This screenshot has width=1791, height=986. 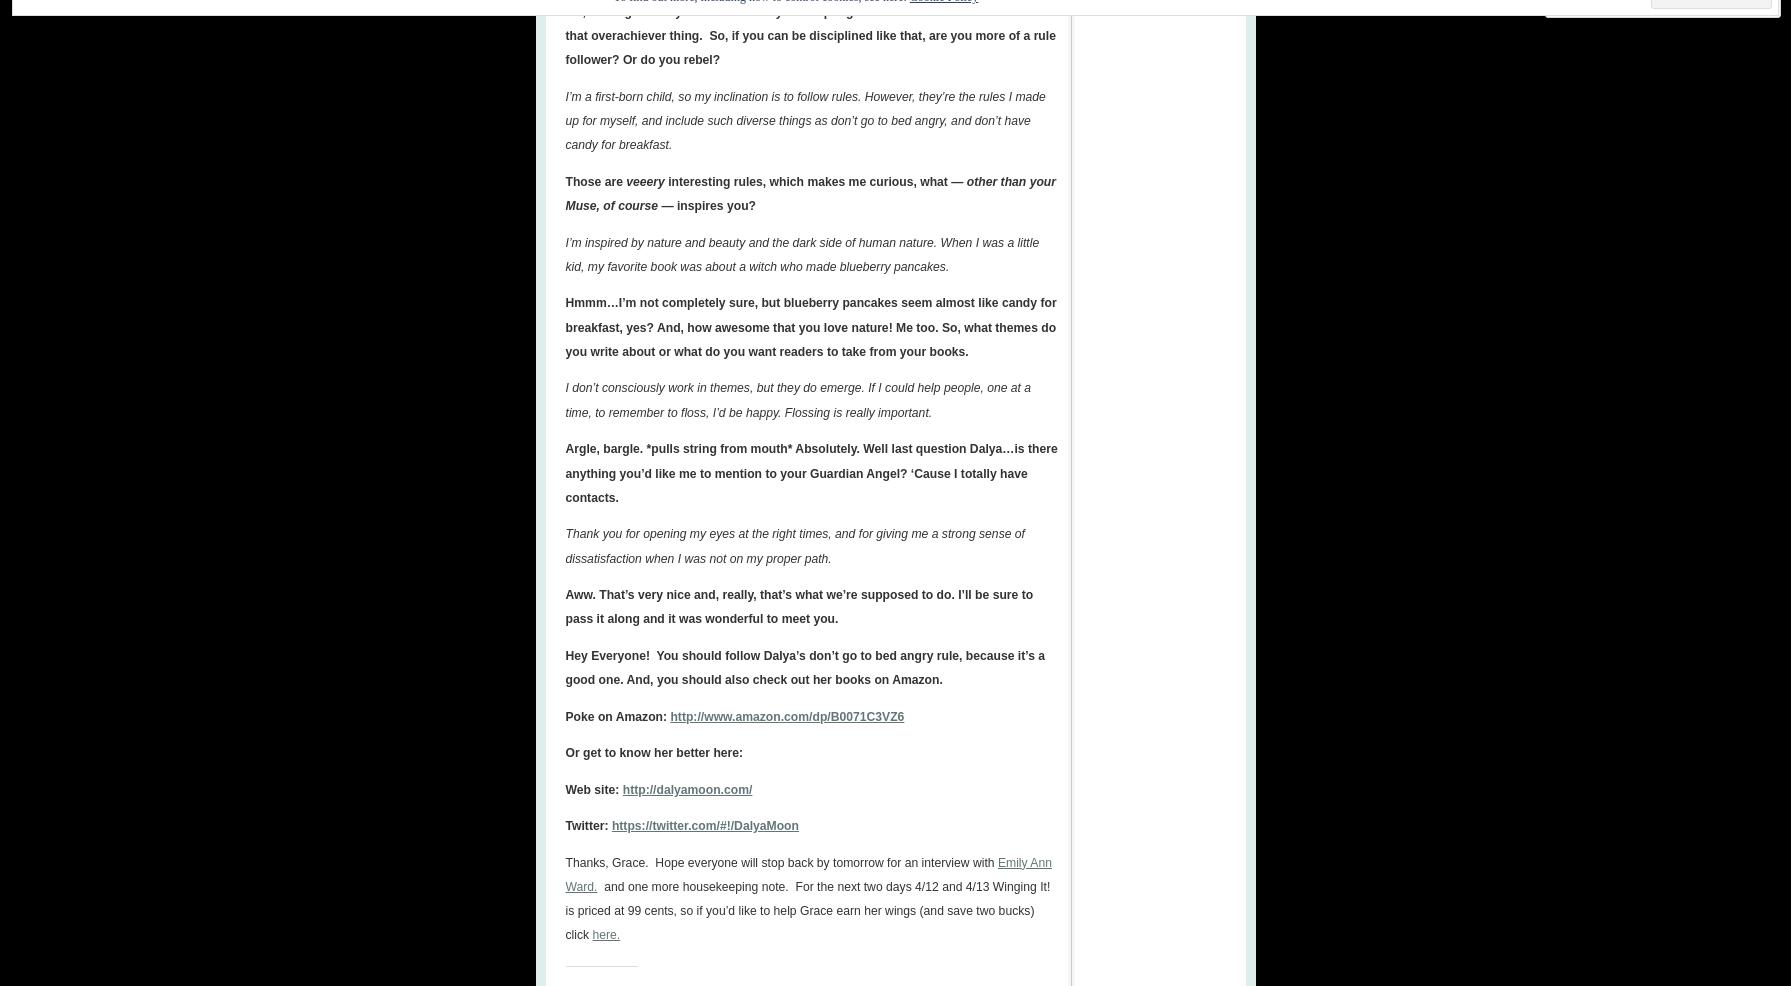 What do you see at coordinates (798, 606) in the screenshot?
I see `'Aww. That’s very nice and, really, that’s what we’re supposed to do. I’ll be sure to pass it along and it was wonderful to meet you.'` at bounding box center [798, 606].